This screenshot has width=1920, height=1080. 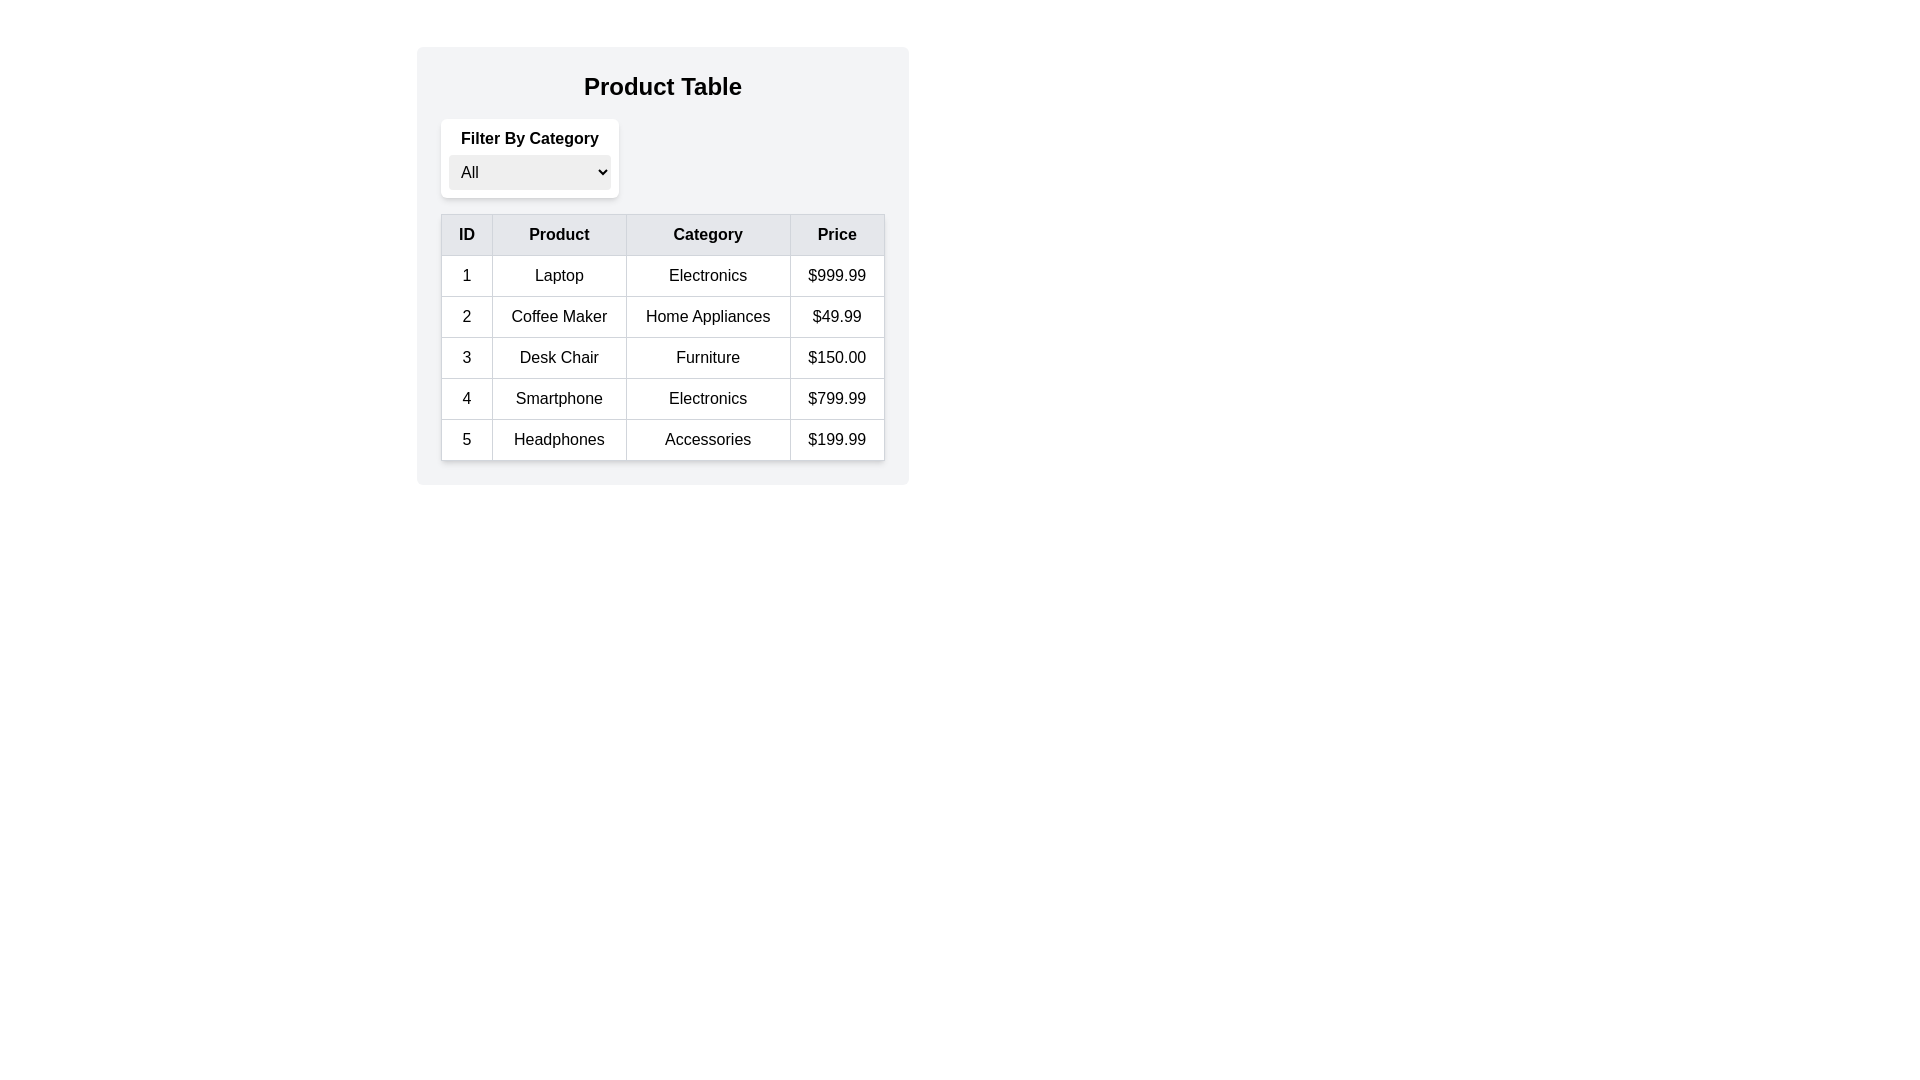 What do you see at coordinates (529, 137) in the screenshot?
I see `the bold text label saying 'Filter By Category', which is positioned above the dropdown menu in the filtering options panel` at bounding box center [529, 137].